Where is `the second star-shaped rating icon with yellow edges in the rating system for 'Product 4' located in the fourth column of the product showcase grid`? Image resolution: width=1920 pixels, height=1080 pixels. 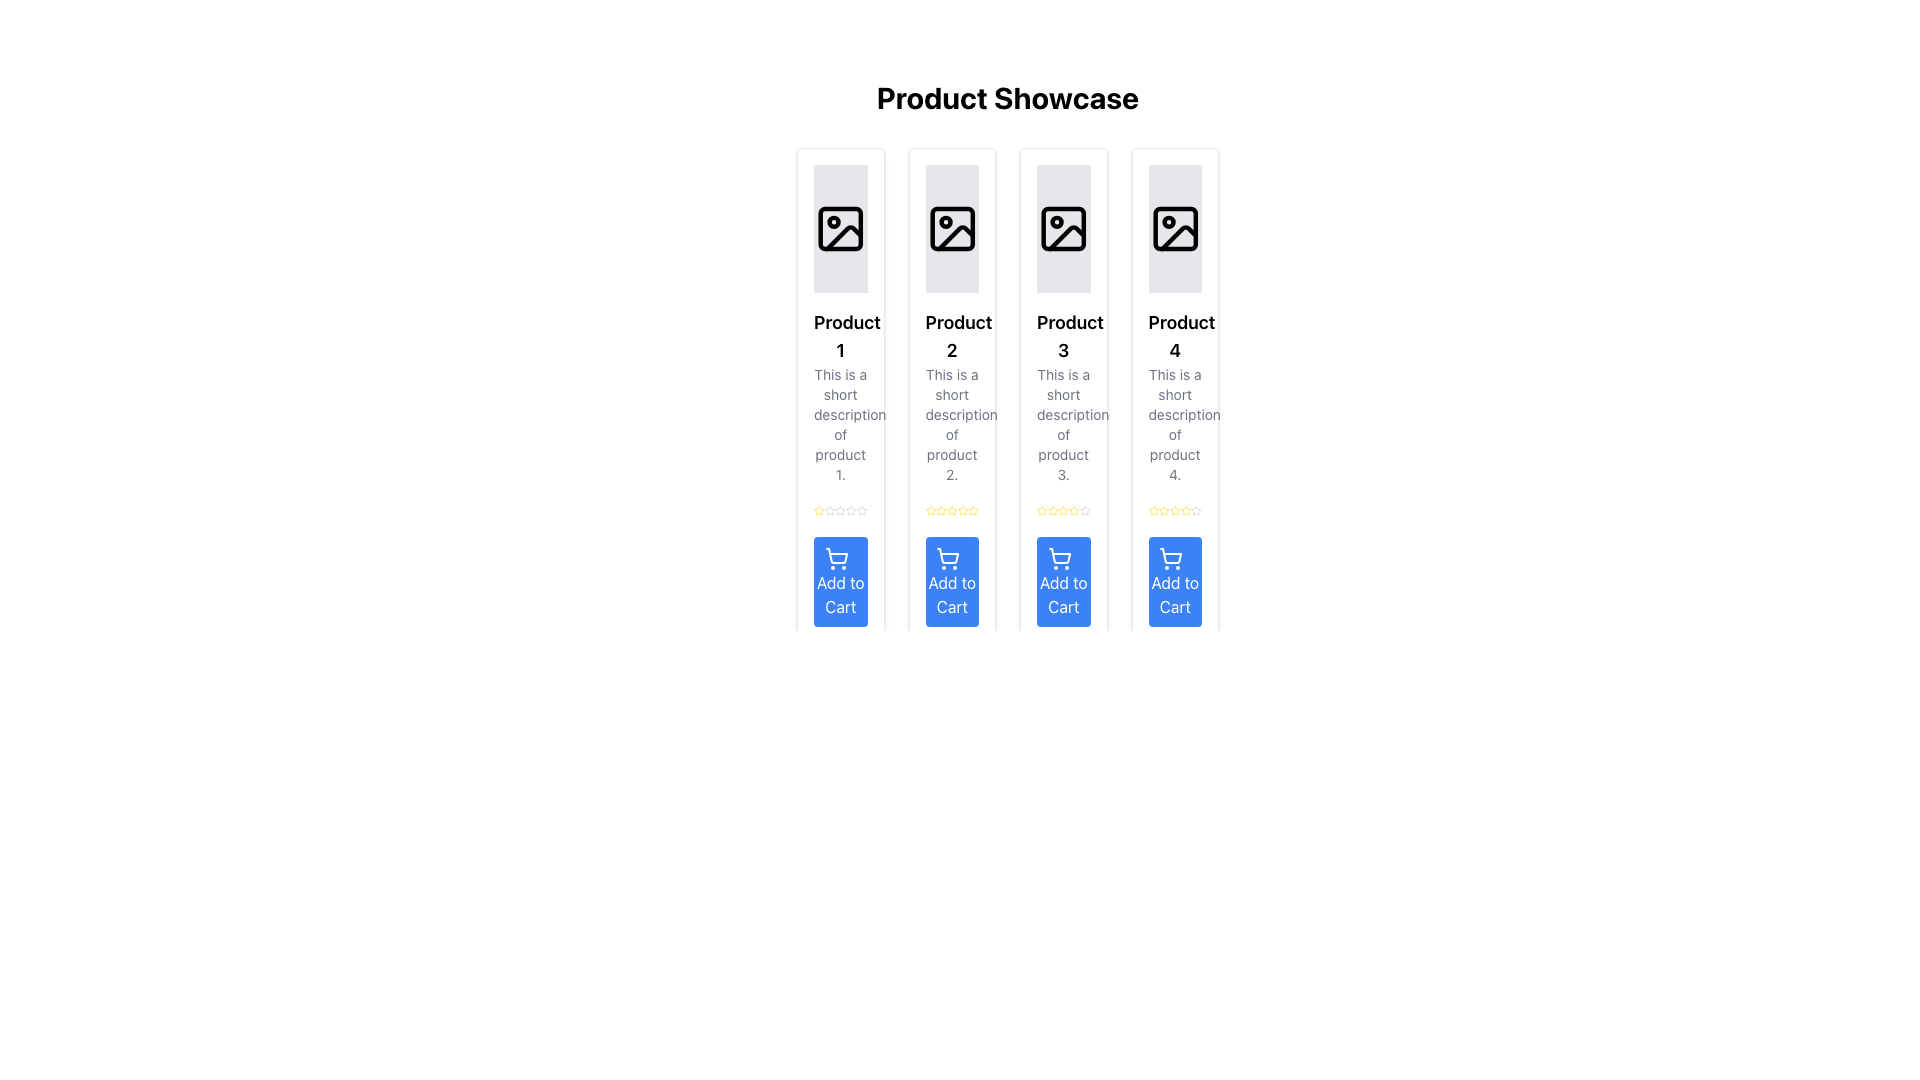 the second star-shaped rating icon with yellow edges in the rating system for 'Product 4' located in the fourth column of the product showcase grid is located at coordinates (1164, 509).